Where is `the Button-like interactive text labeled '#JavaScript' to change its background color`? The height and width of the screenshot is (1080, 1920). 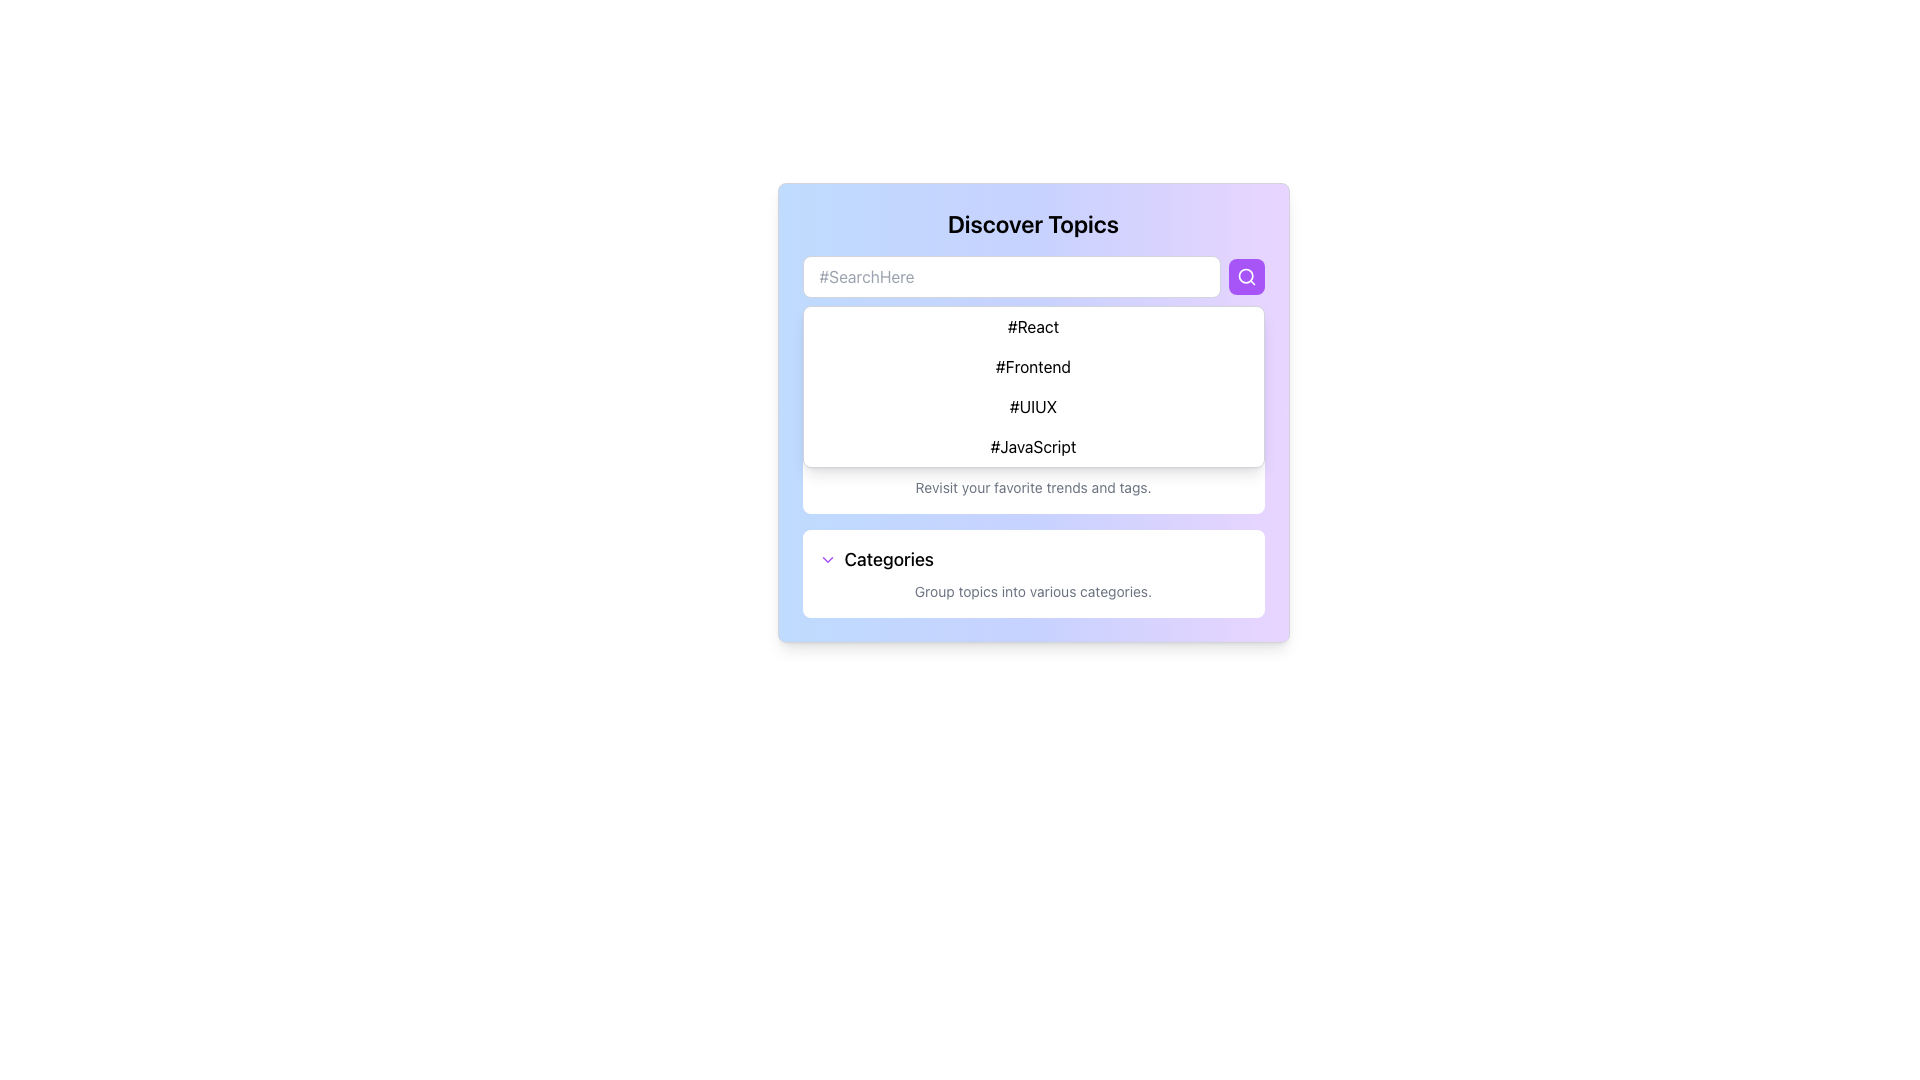
the Button-like interactive text labeled '#JavaScript' to change its background color is located at coordinates (1033, 446).